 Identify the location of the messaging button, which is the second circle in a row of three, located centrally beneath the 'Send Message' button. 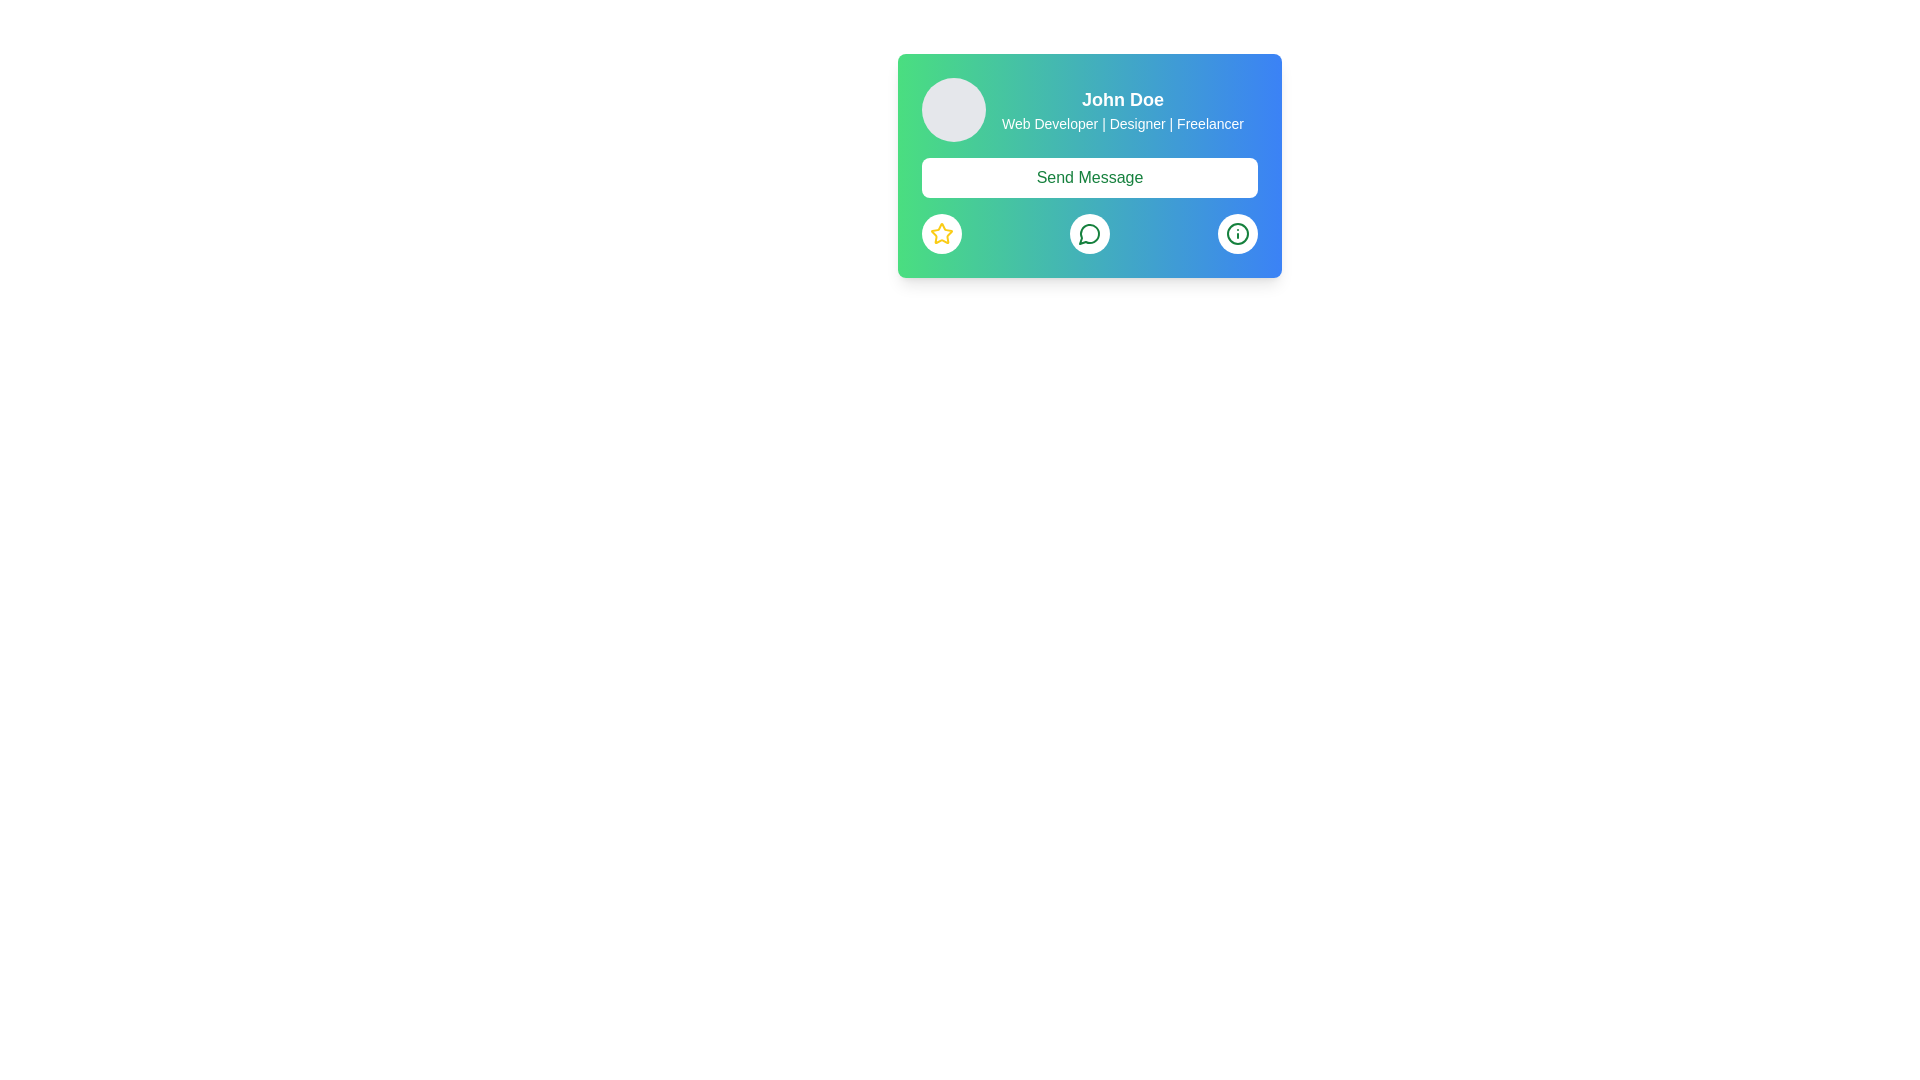
(1088, 233).